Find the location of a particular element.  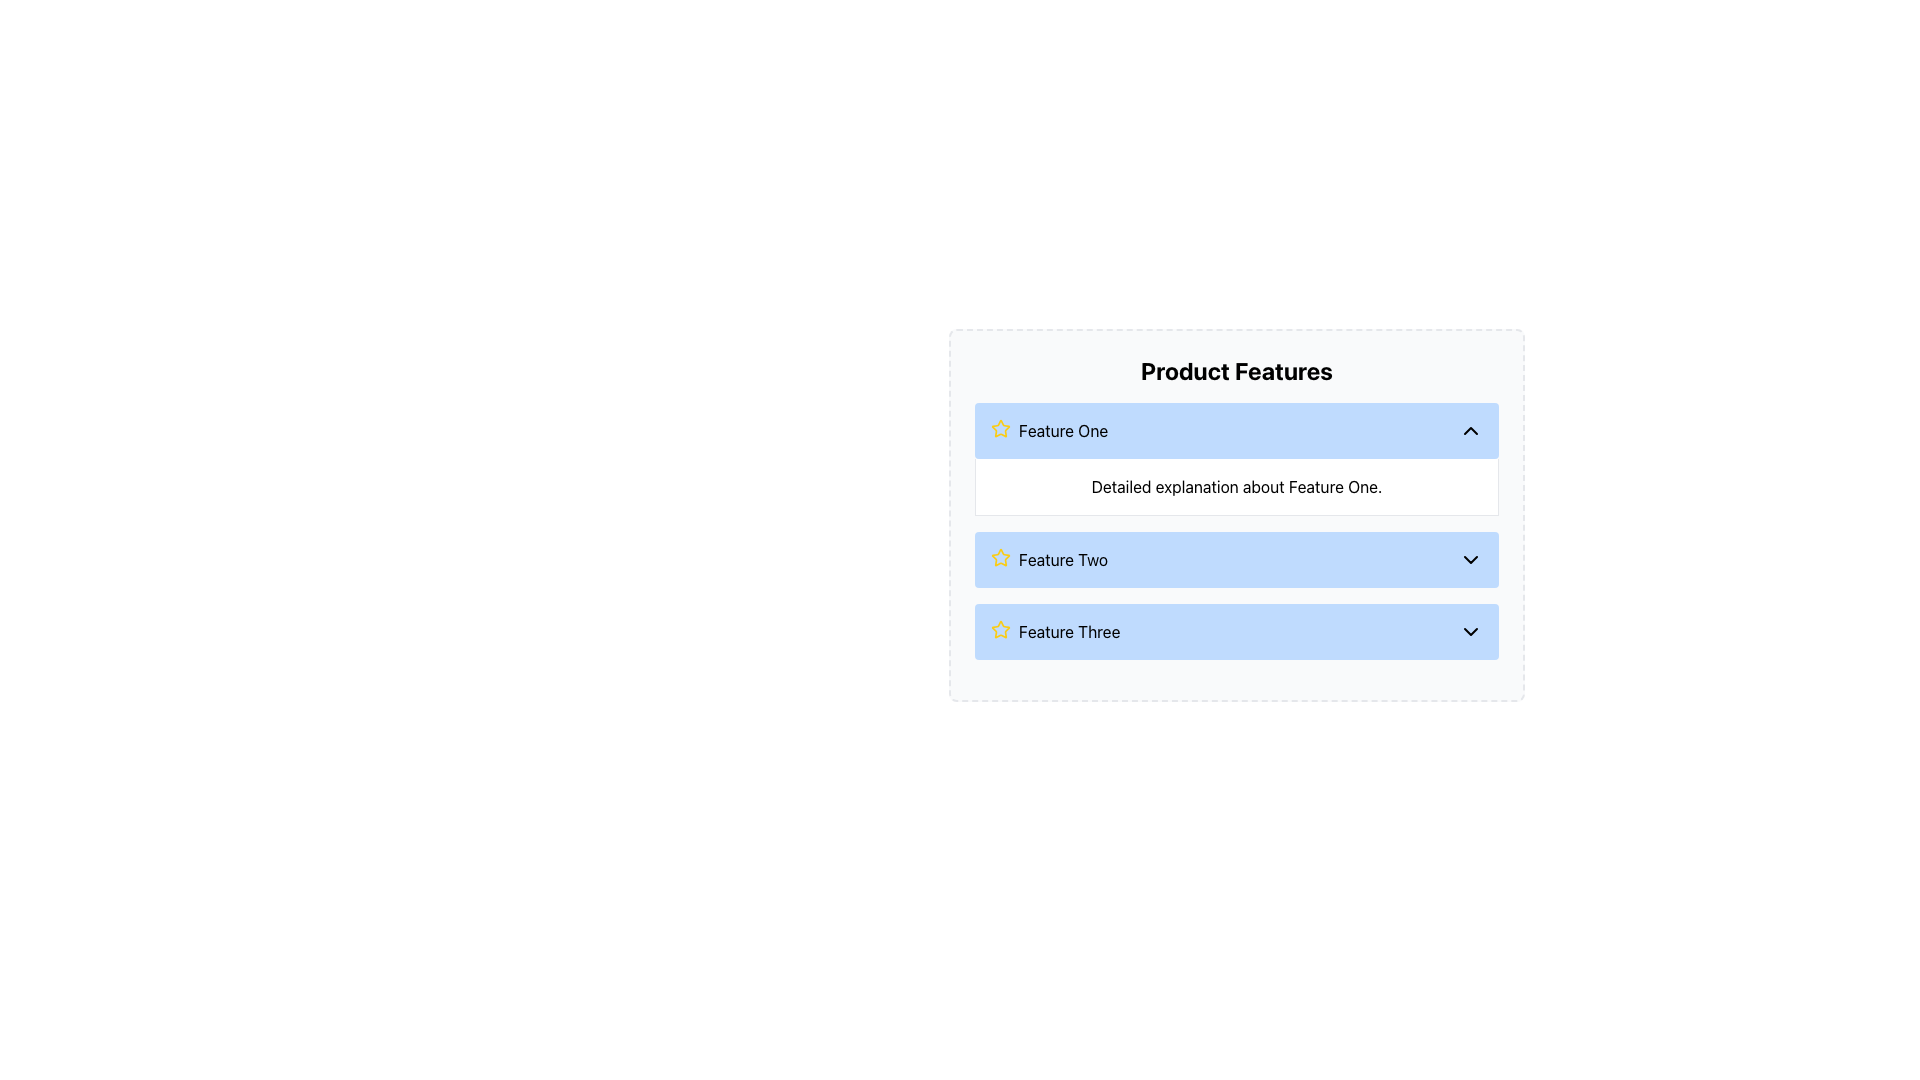

the third feature button labeled 'Feature Three' in the product features list is located at coordinates (1236, 632).